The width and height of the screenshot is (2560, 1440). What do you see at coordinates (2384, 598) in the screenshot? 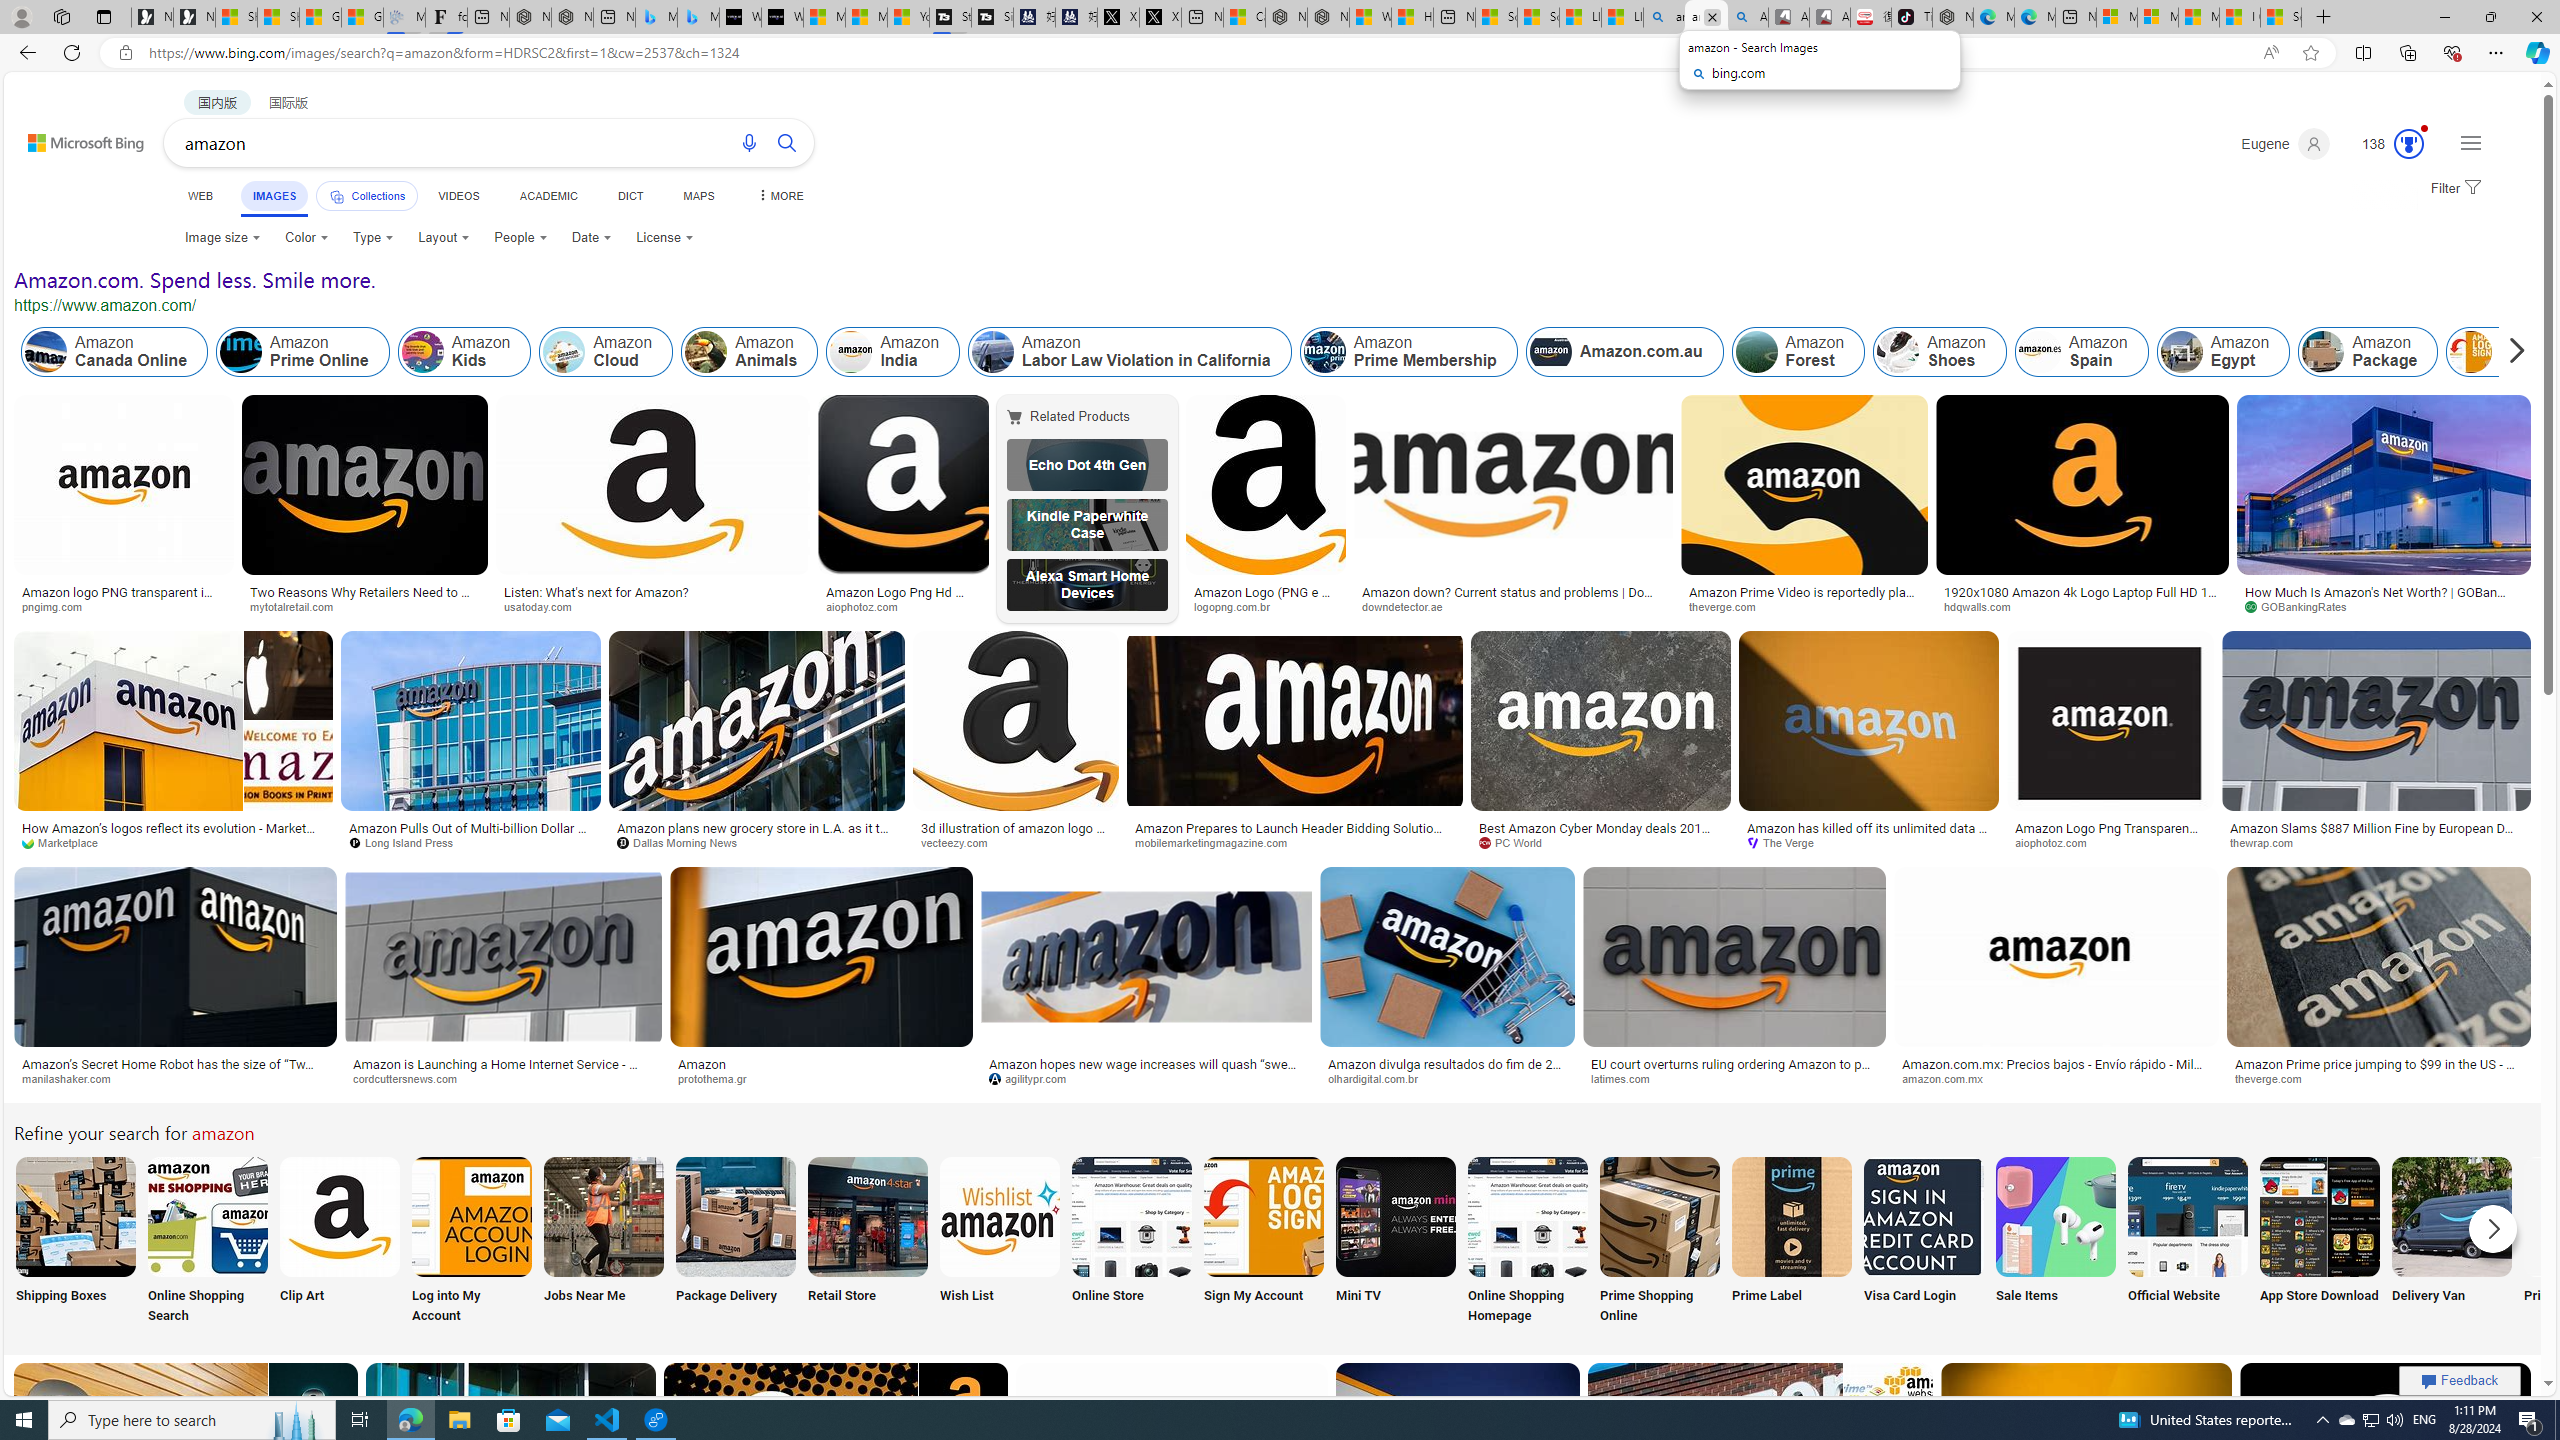
I see `'How Much Is Amazon'` at bounding box center [2384, 598].